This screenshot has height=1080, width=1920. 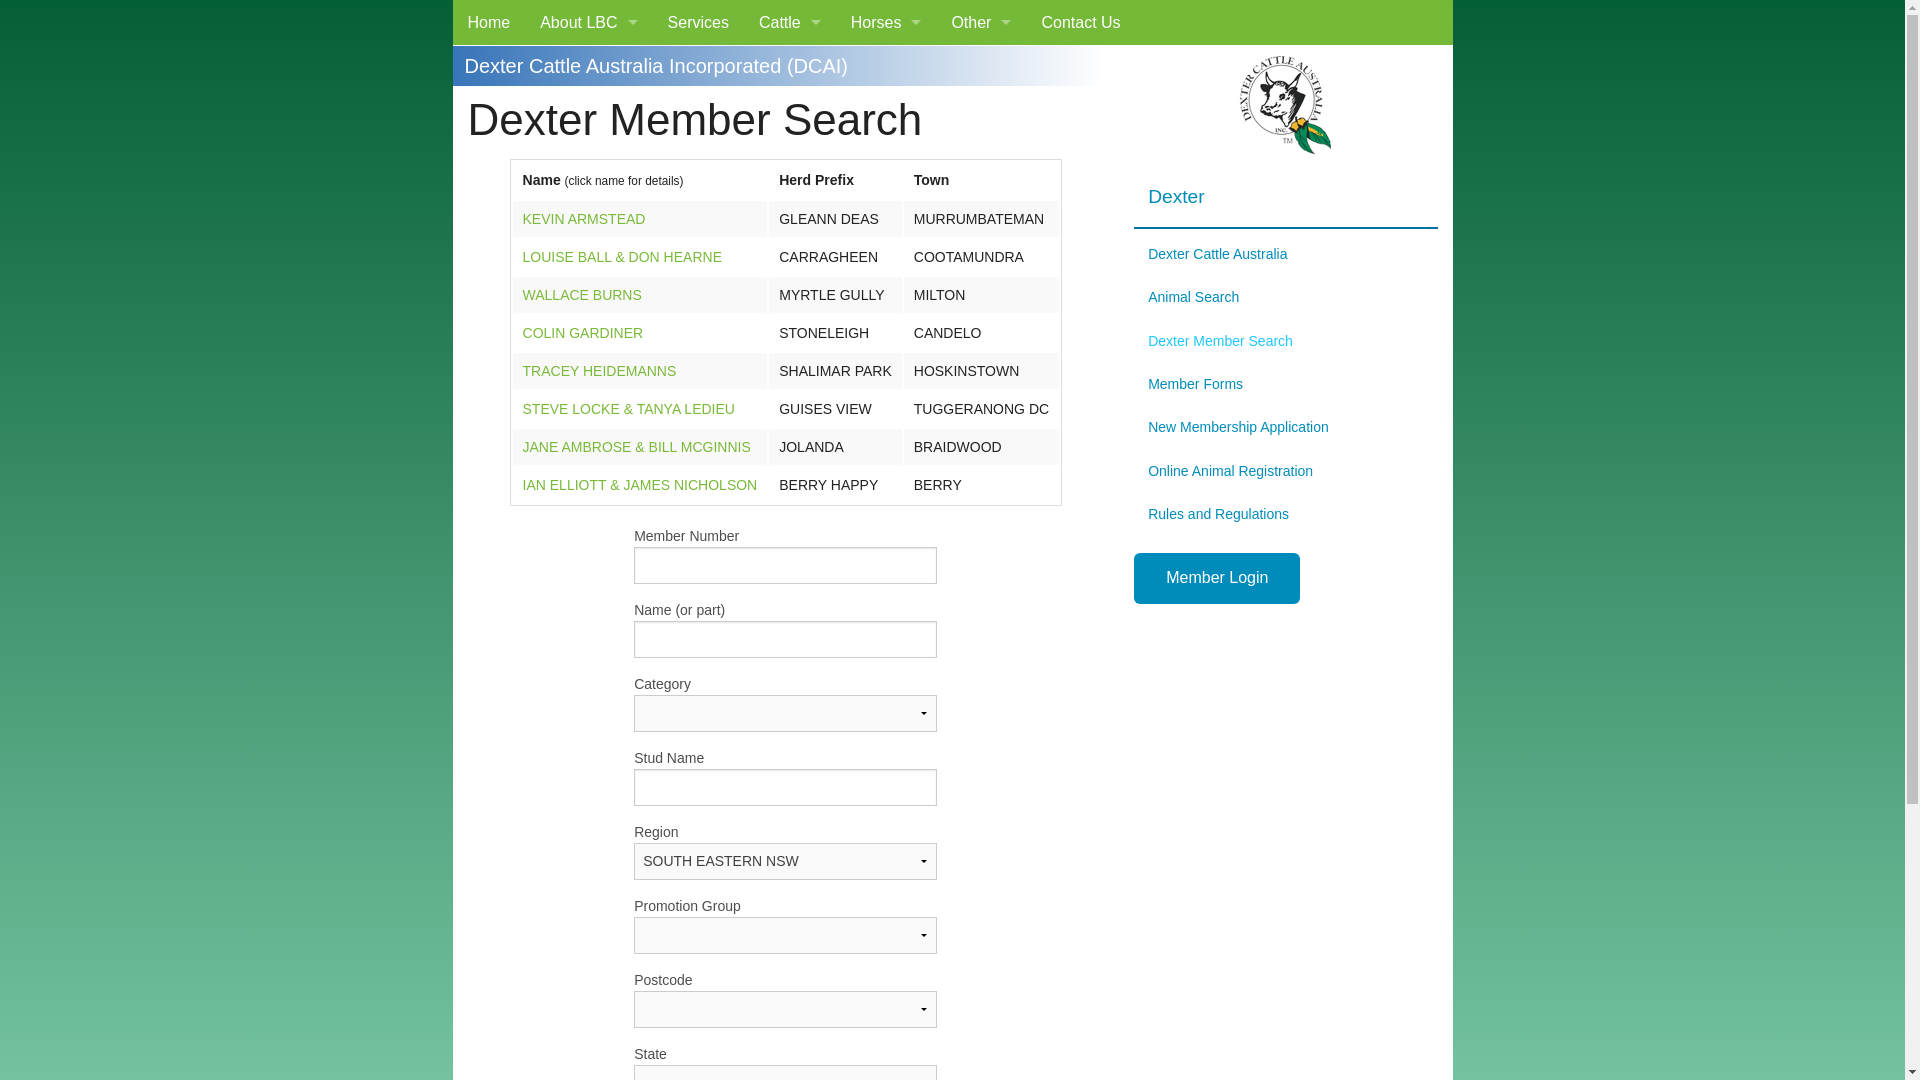 What do you see at coordinates (582, 331) in the screenshot?
I see `'COLIN GARDINER'` at bounding box center [582, 331].